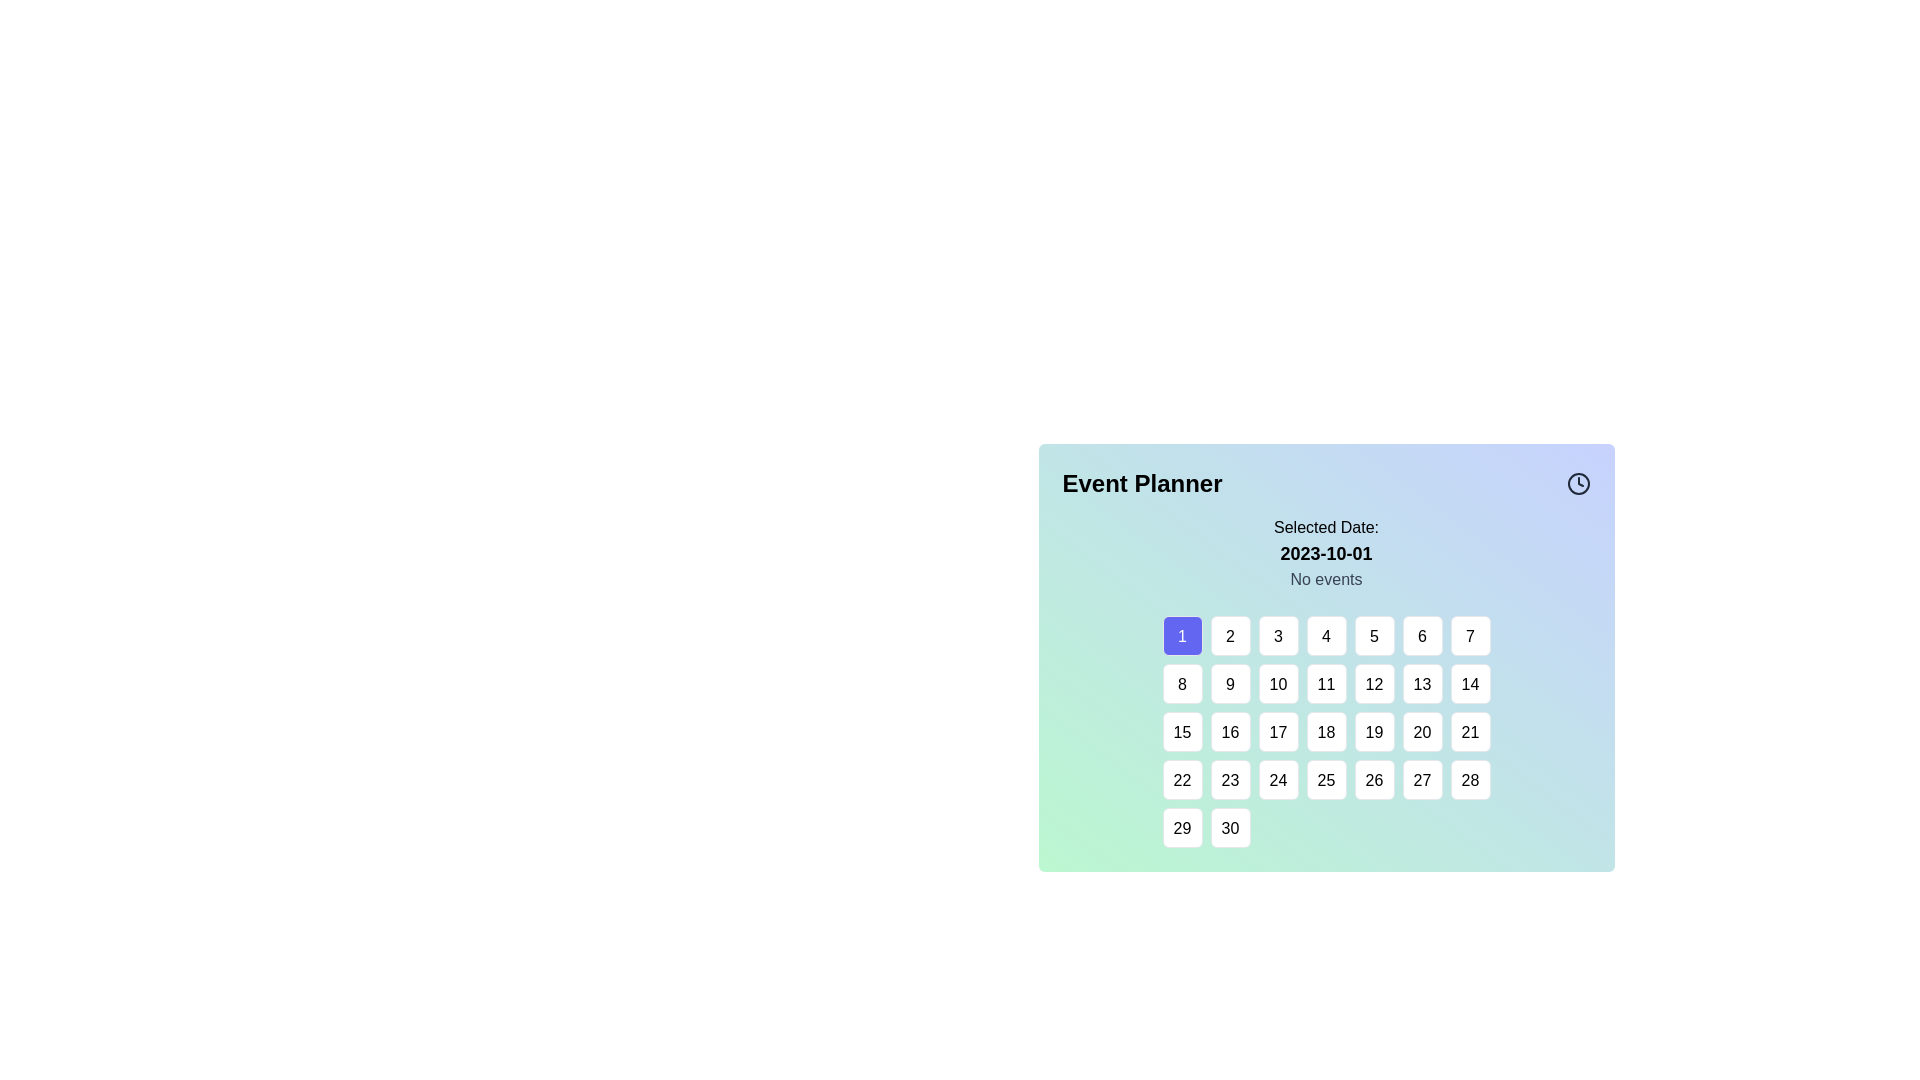  What do you see at coordinates (1229, 682) in the screenshot?
I see `the date selector button located in the second row and second column of the calendar grid under the 'Event Planner' heading` at bounding box center [1229, 682].